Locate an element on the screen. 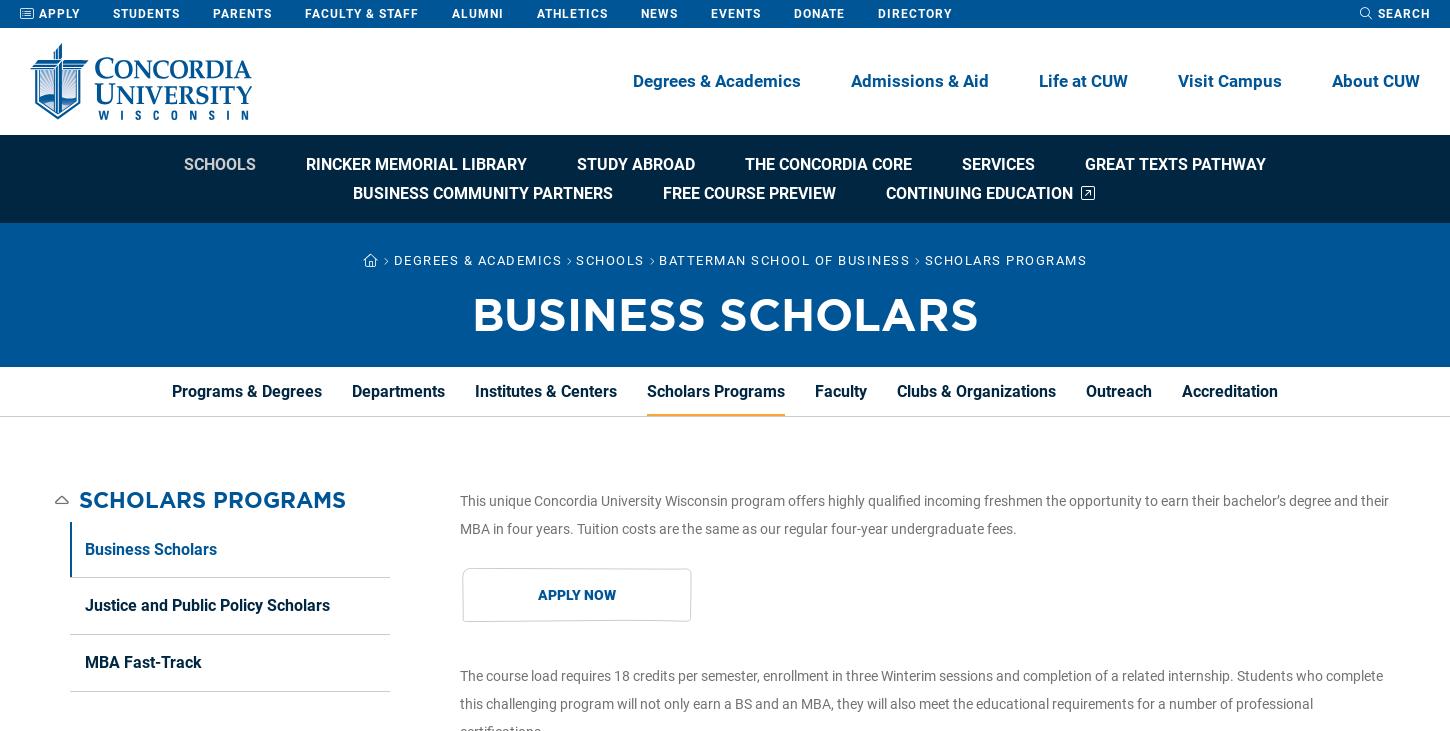 This screenshot has height=731, width=1450. 'Business Community Partners' is located at coordinates (480, 193).